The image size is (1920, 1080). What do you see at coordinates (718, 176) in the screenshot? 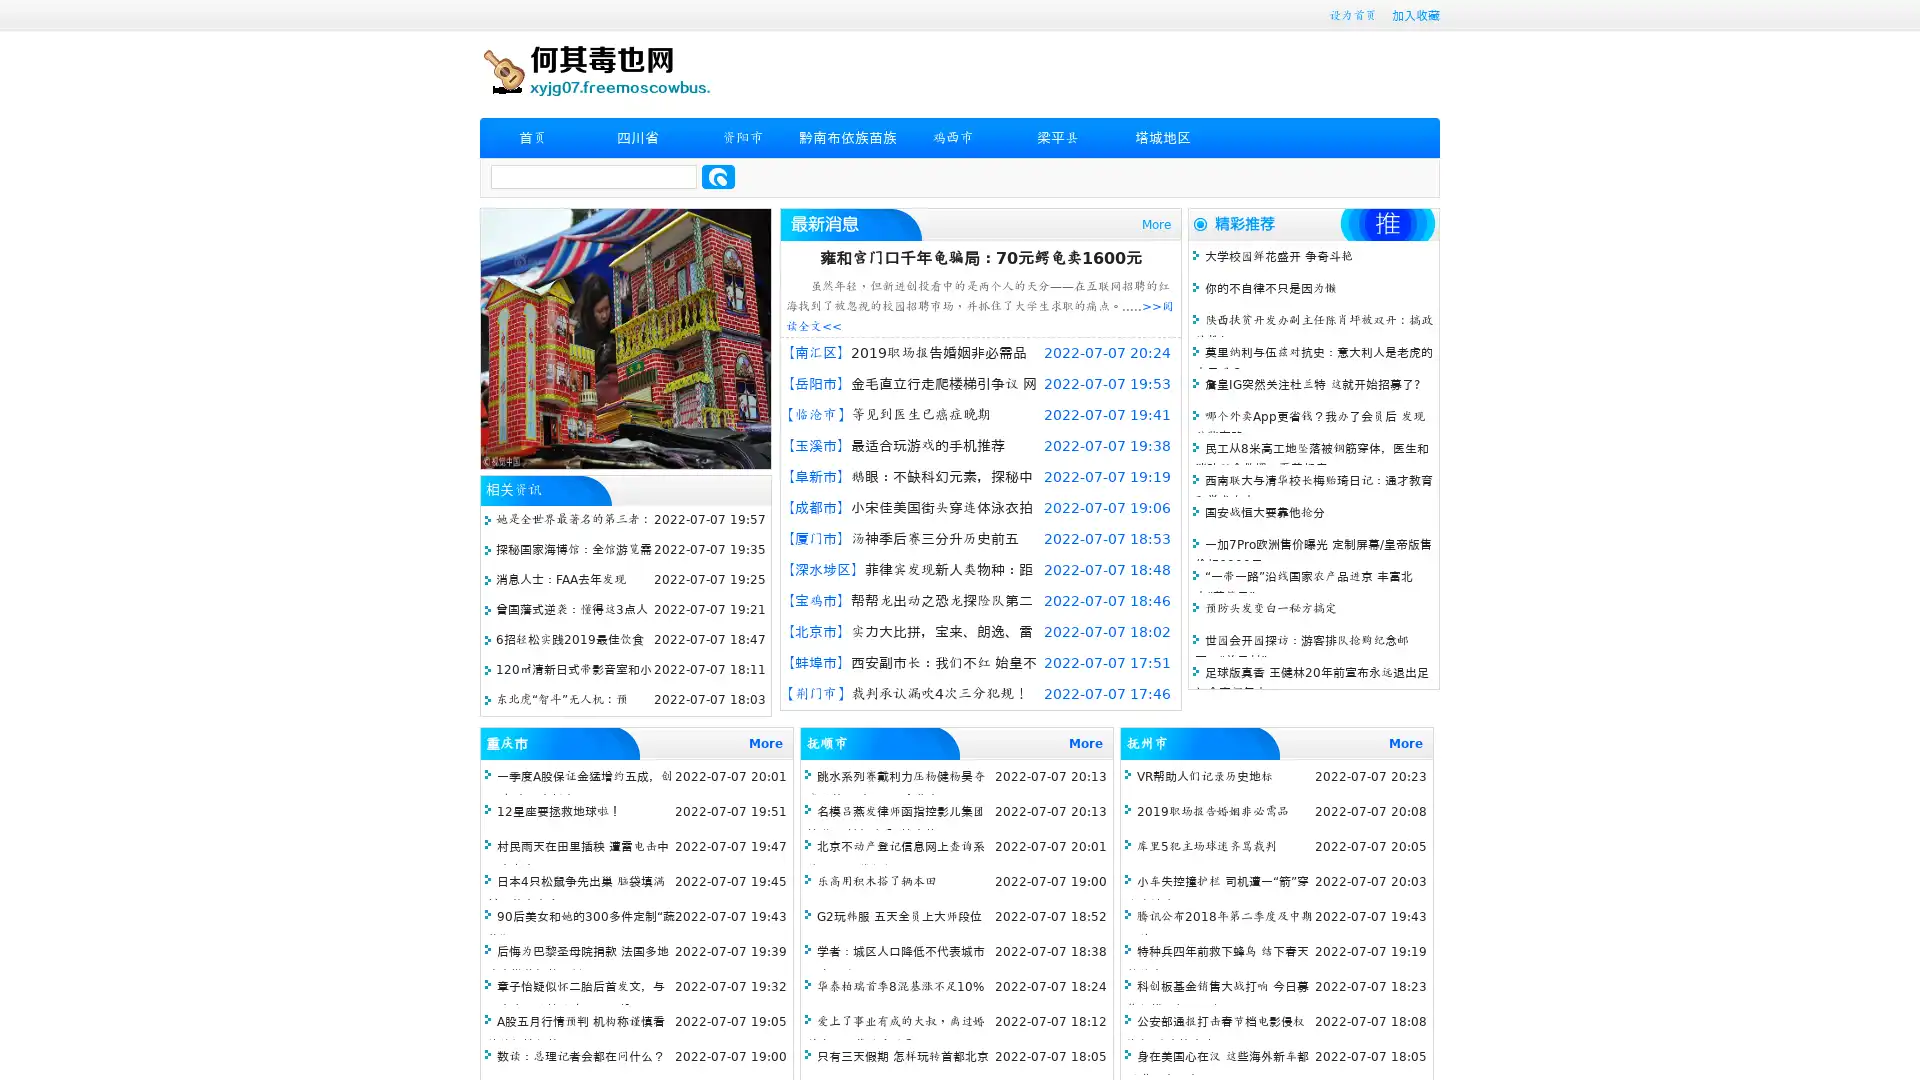
I see `Search` at bounding box center [718, 176].